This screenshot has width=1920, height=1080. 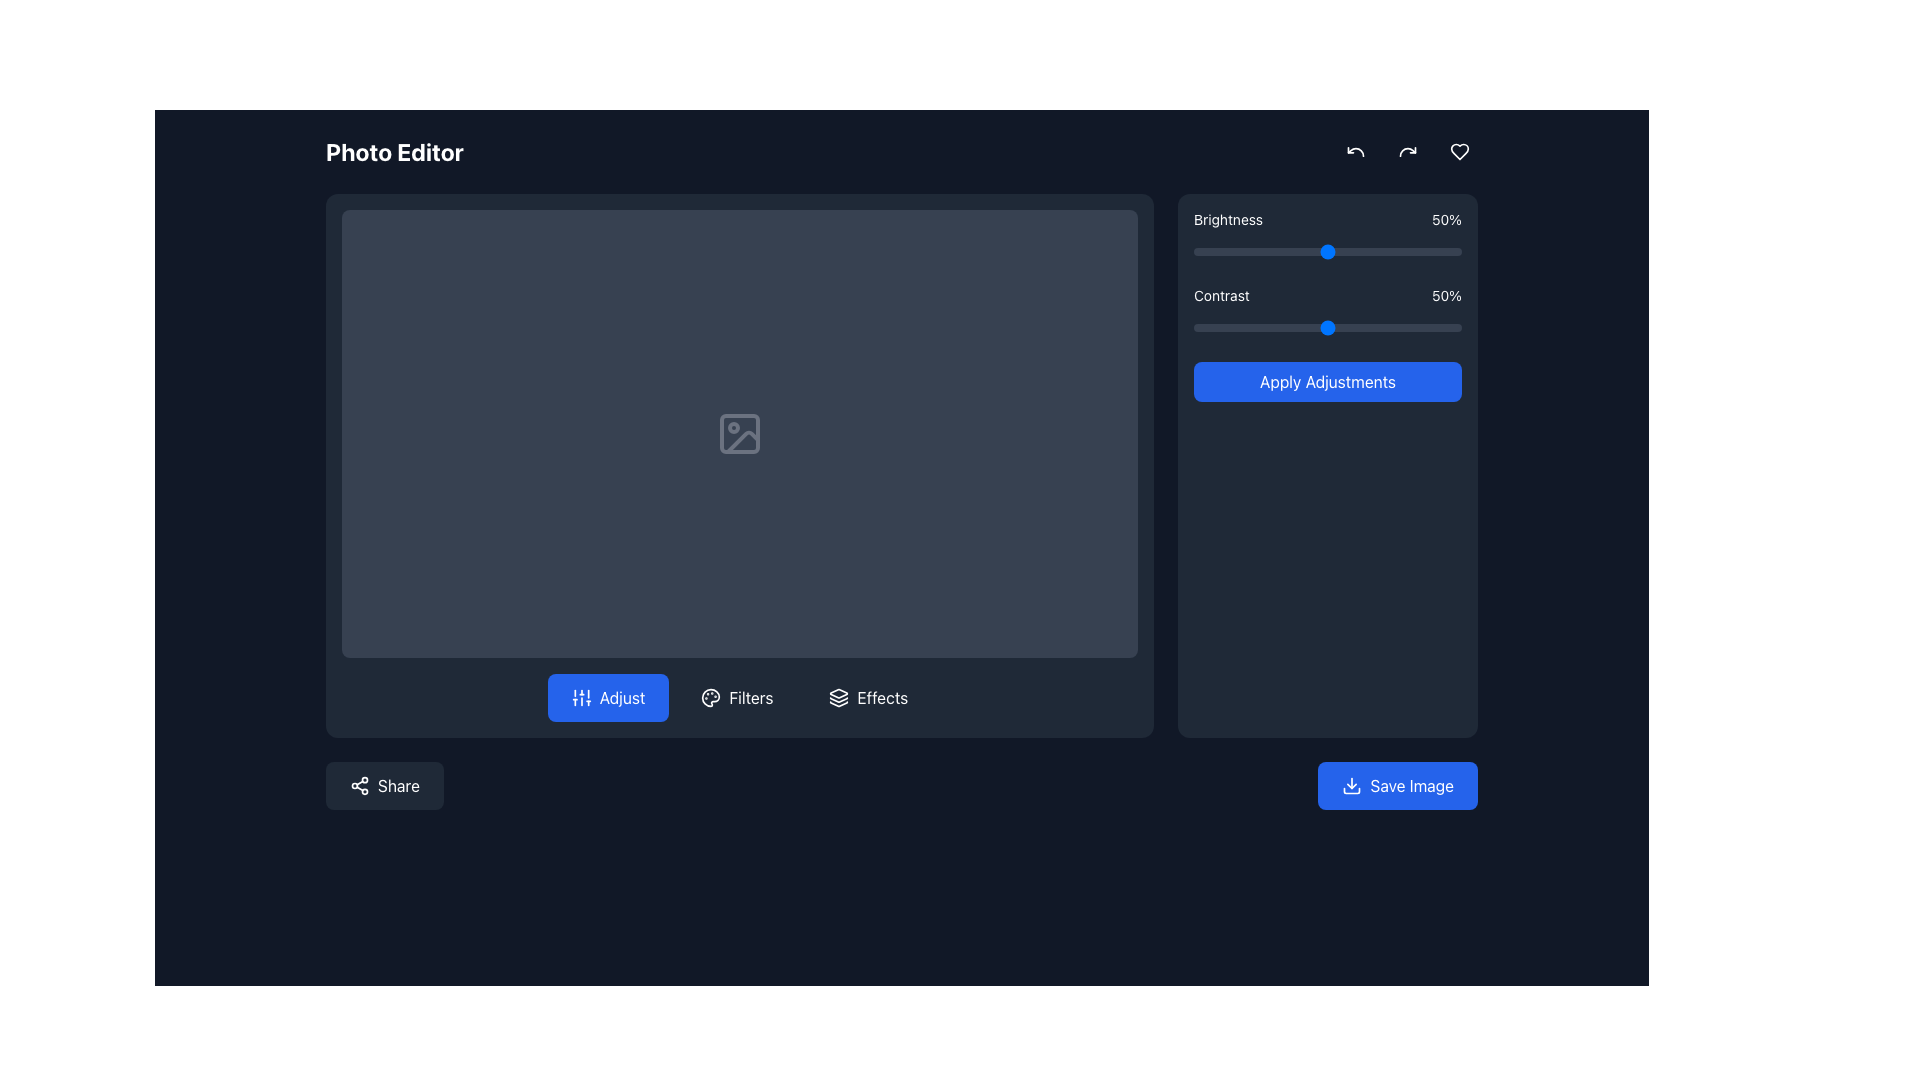 What do you see at coordinates (1459, 150) in the screenshot?
I see `the 'like' or 'favorite' icon located at the top-right corner of the interface, adjacent to the undo and redo buttons` at bounding box center [1459, 150].